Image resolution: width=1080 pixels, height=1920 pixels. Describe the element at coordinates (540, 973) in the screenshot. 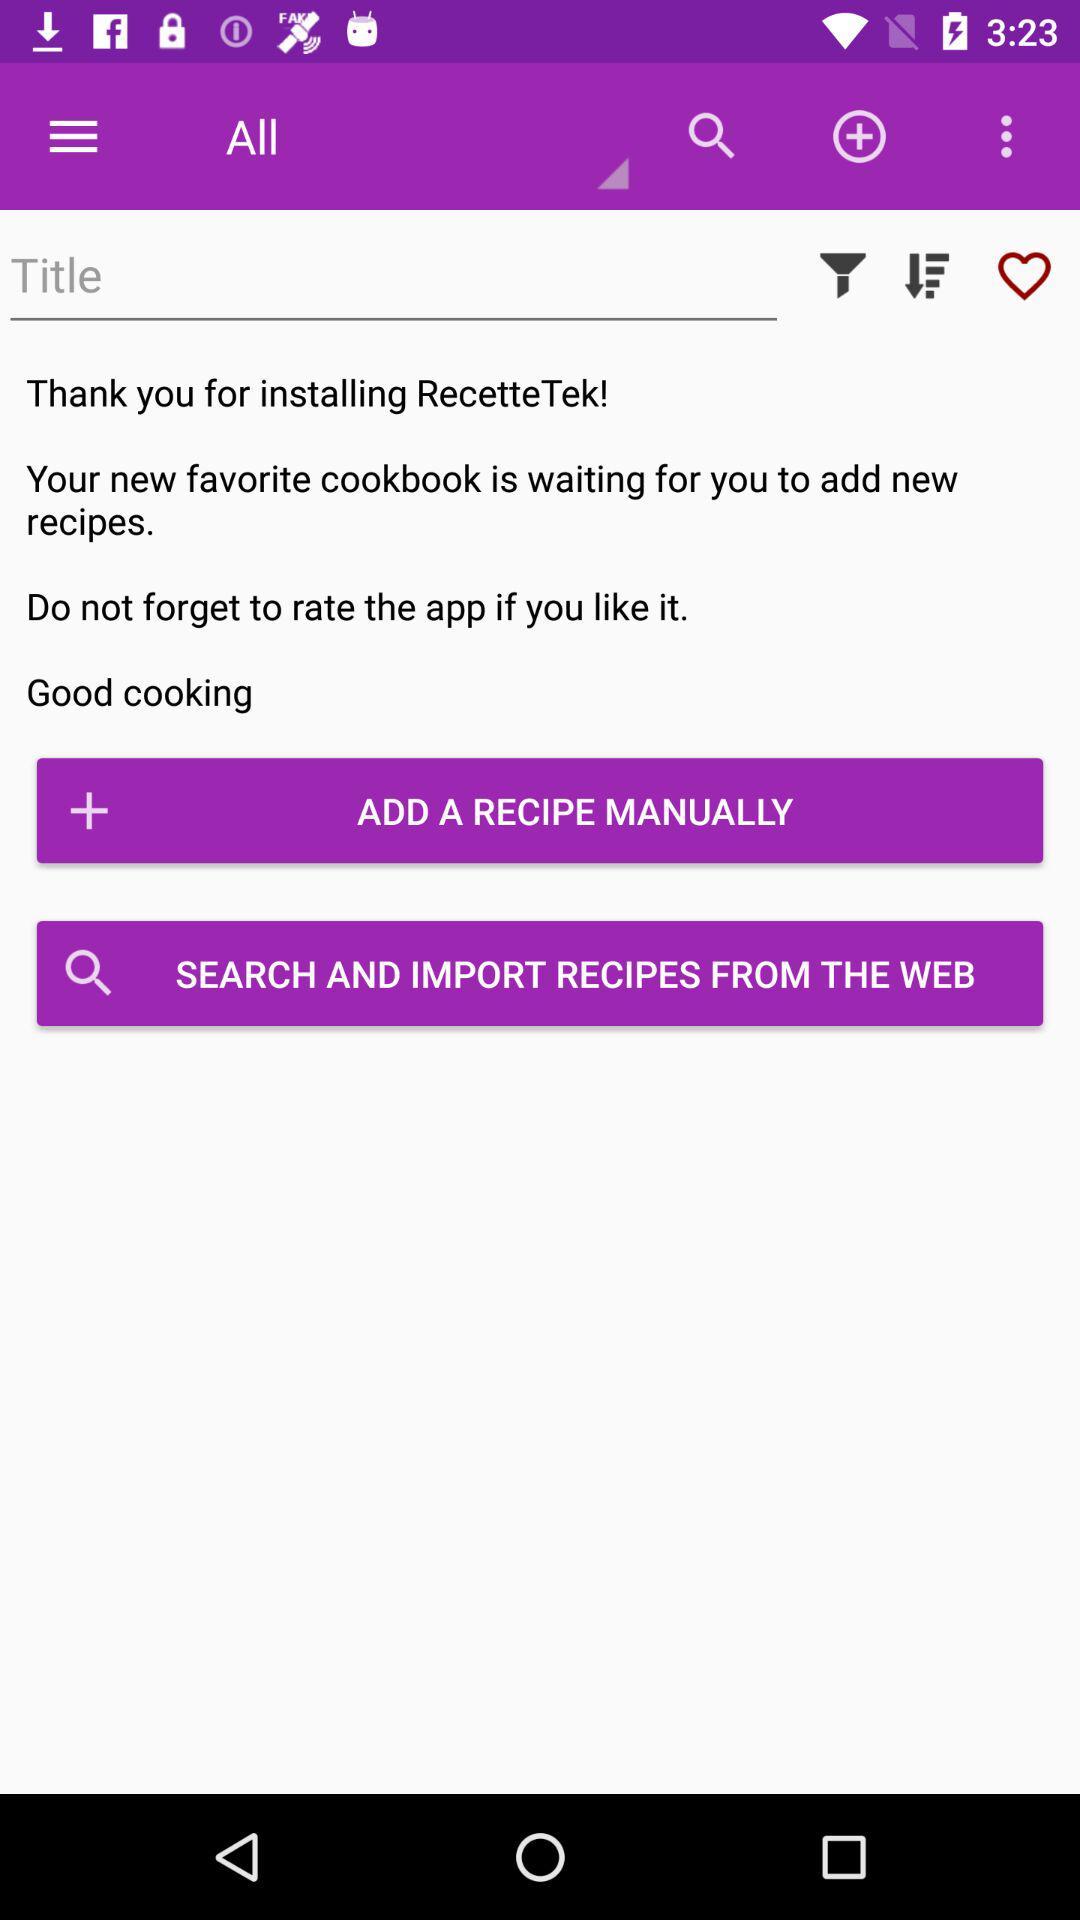

I see `icon below add a recipe` at that location.